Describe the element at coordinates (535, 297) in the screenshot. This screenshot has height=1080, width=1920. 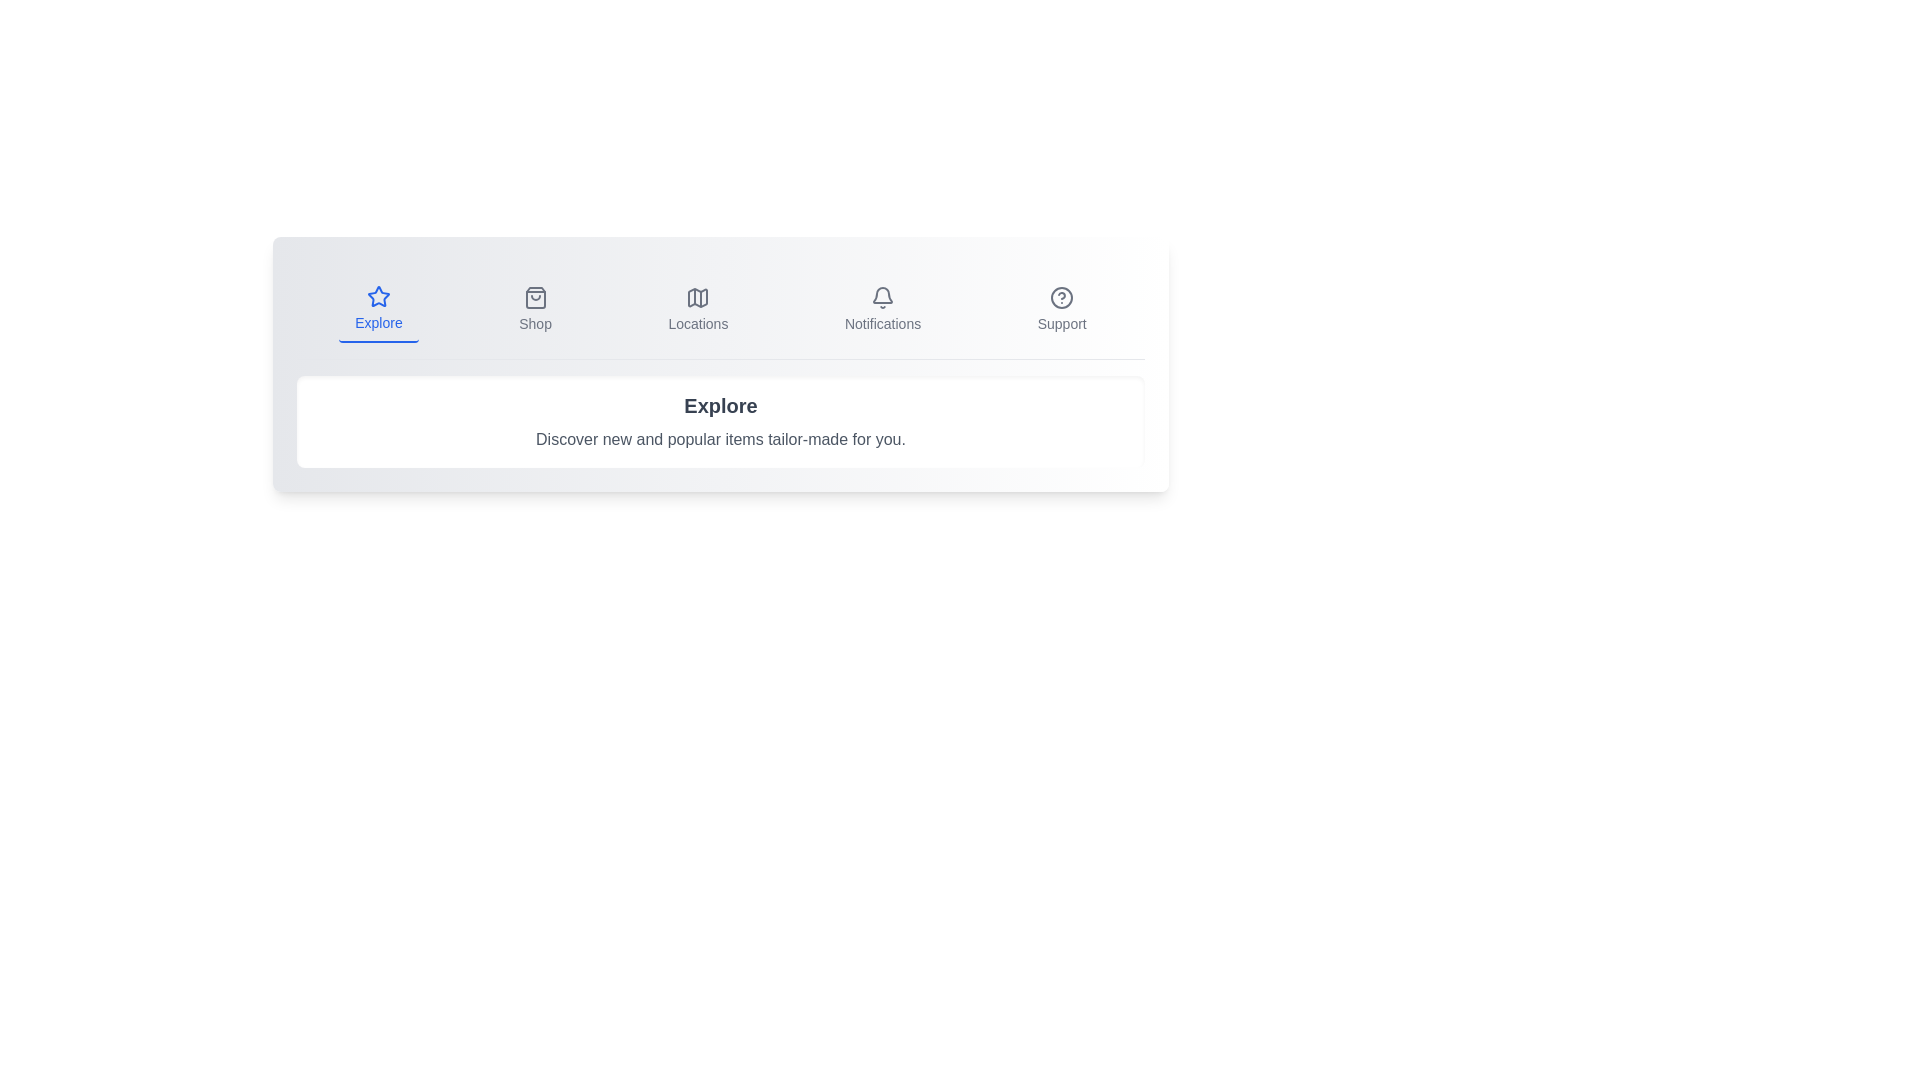
I see `the shopping bag icon in the navigation bar` at that location.